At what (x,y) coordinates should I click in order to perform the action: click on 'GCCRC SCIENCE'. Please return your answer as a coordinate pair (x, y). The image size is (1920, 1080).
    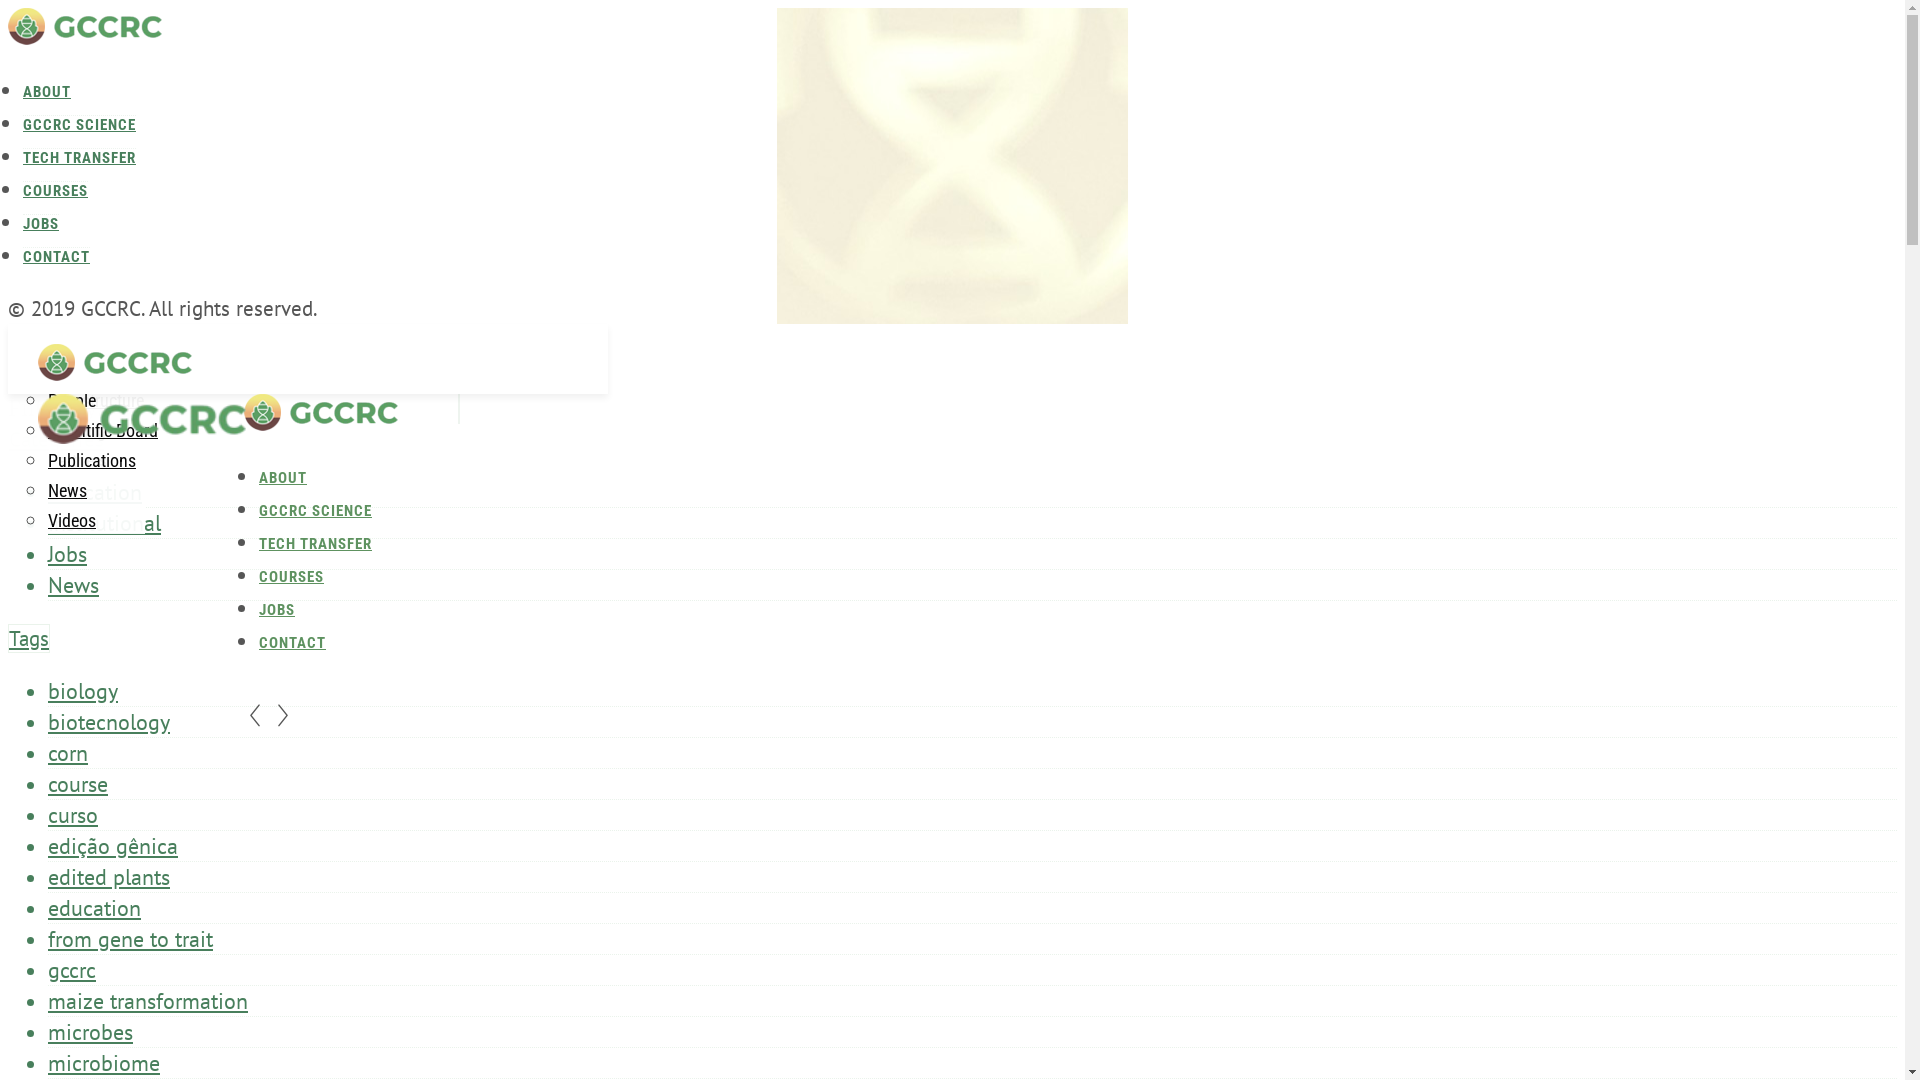
    Looking at the image, I should click on (314, 509).